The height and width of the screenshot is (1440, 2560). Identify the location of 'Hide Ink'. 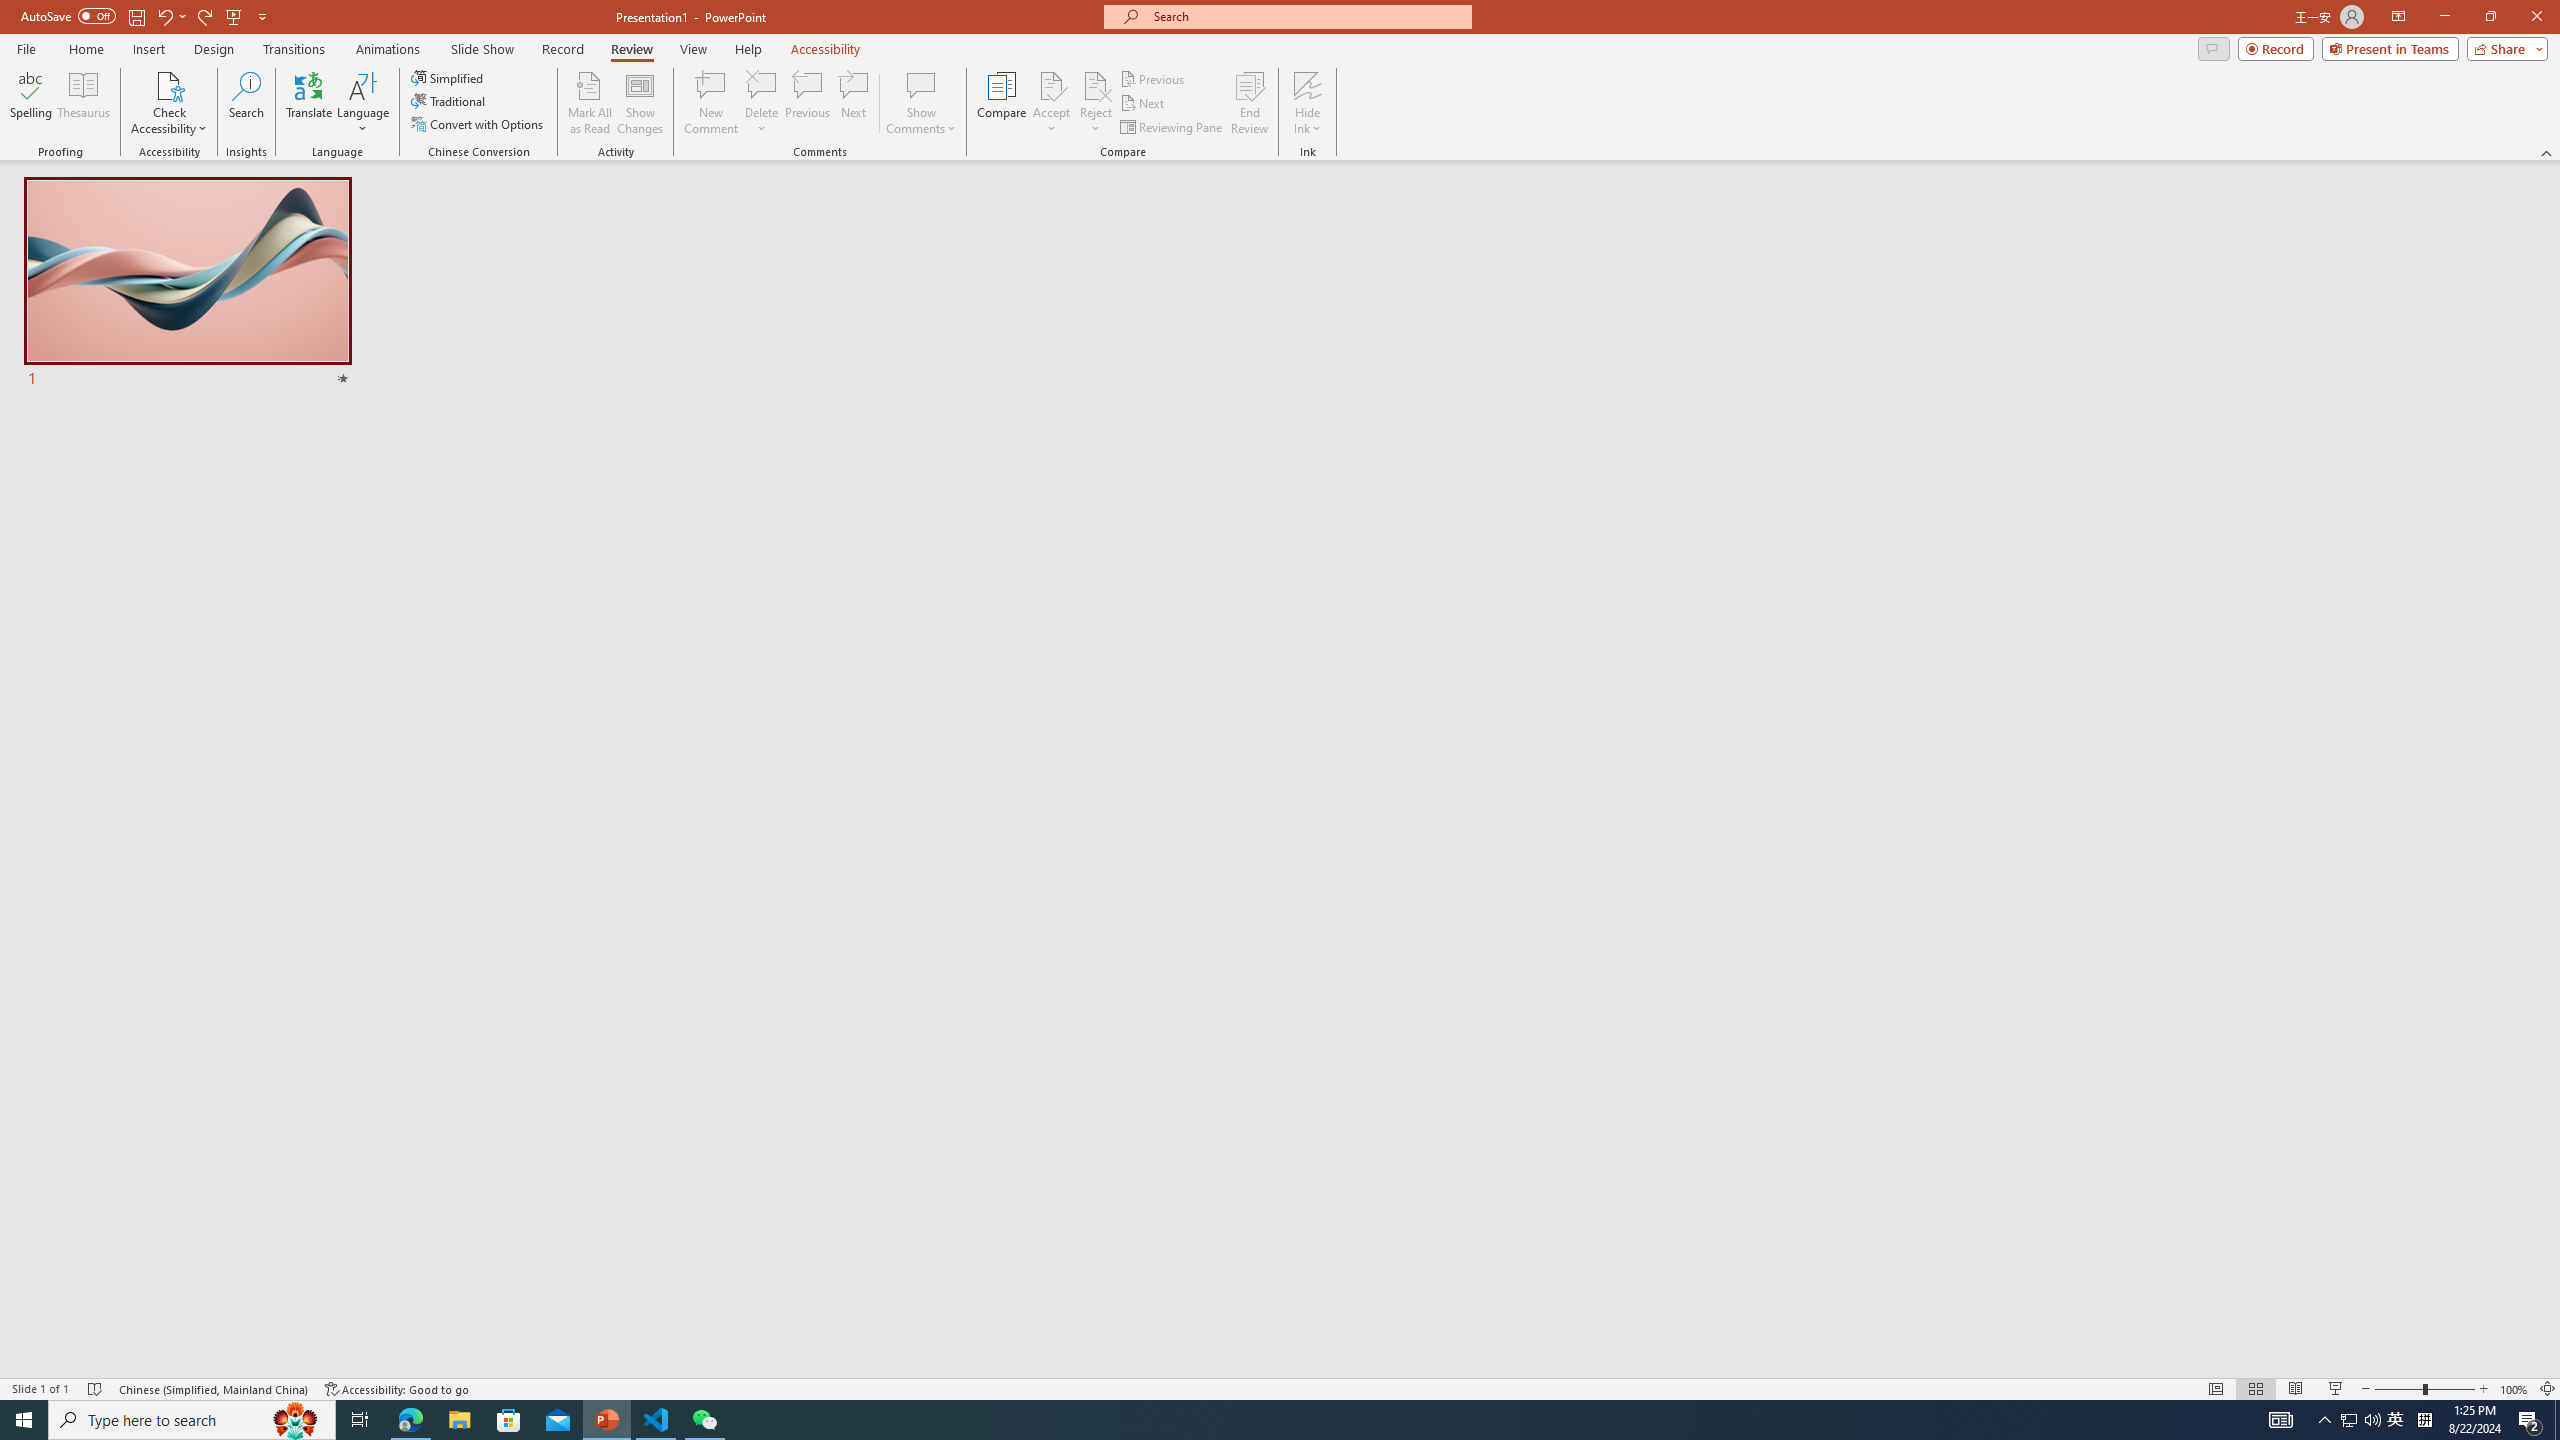
(1308, 103).